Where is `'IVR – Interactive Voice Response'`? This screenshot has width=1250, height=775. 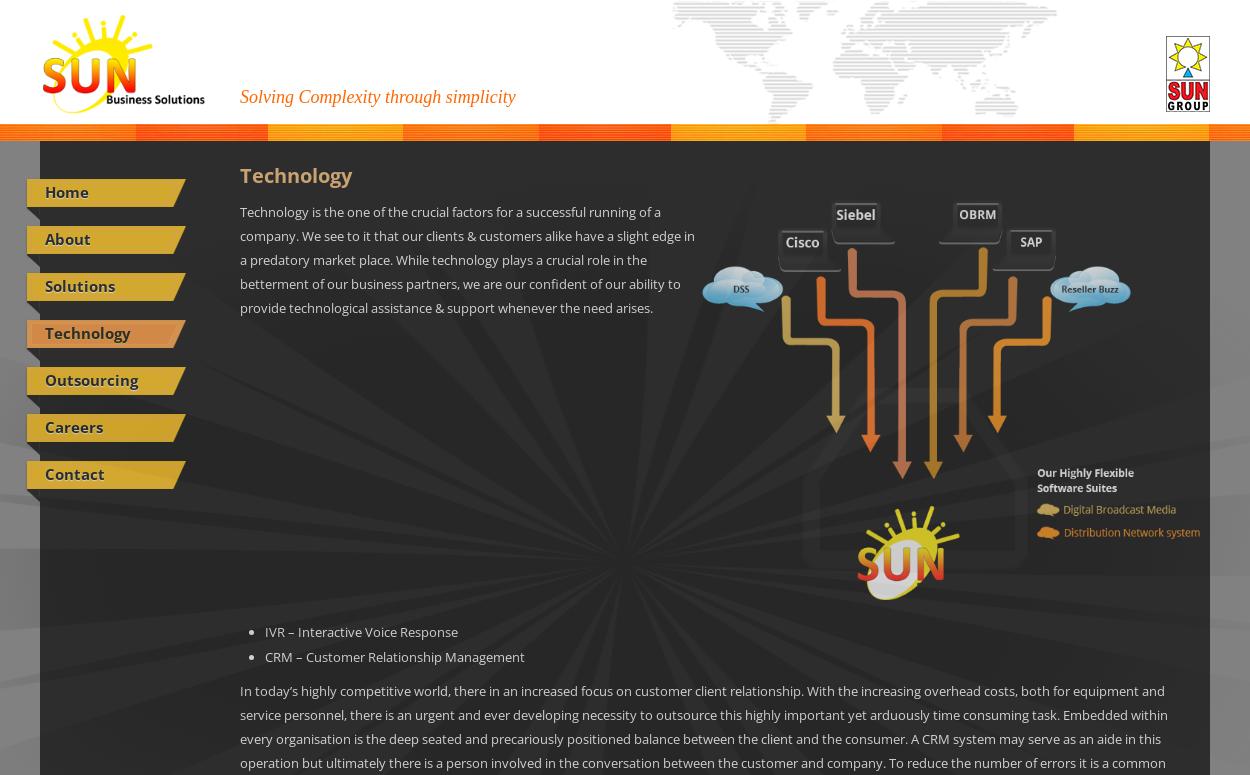
'IVR – Interactive Voice Response' is located at coordinates (265, 632).